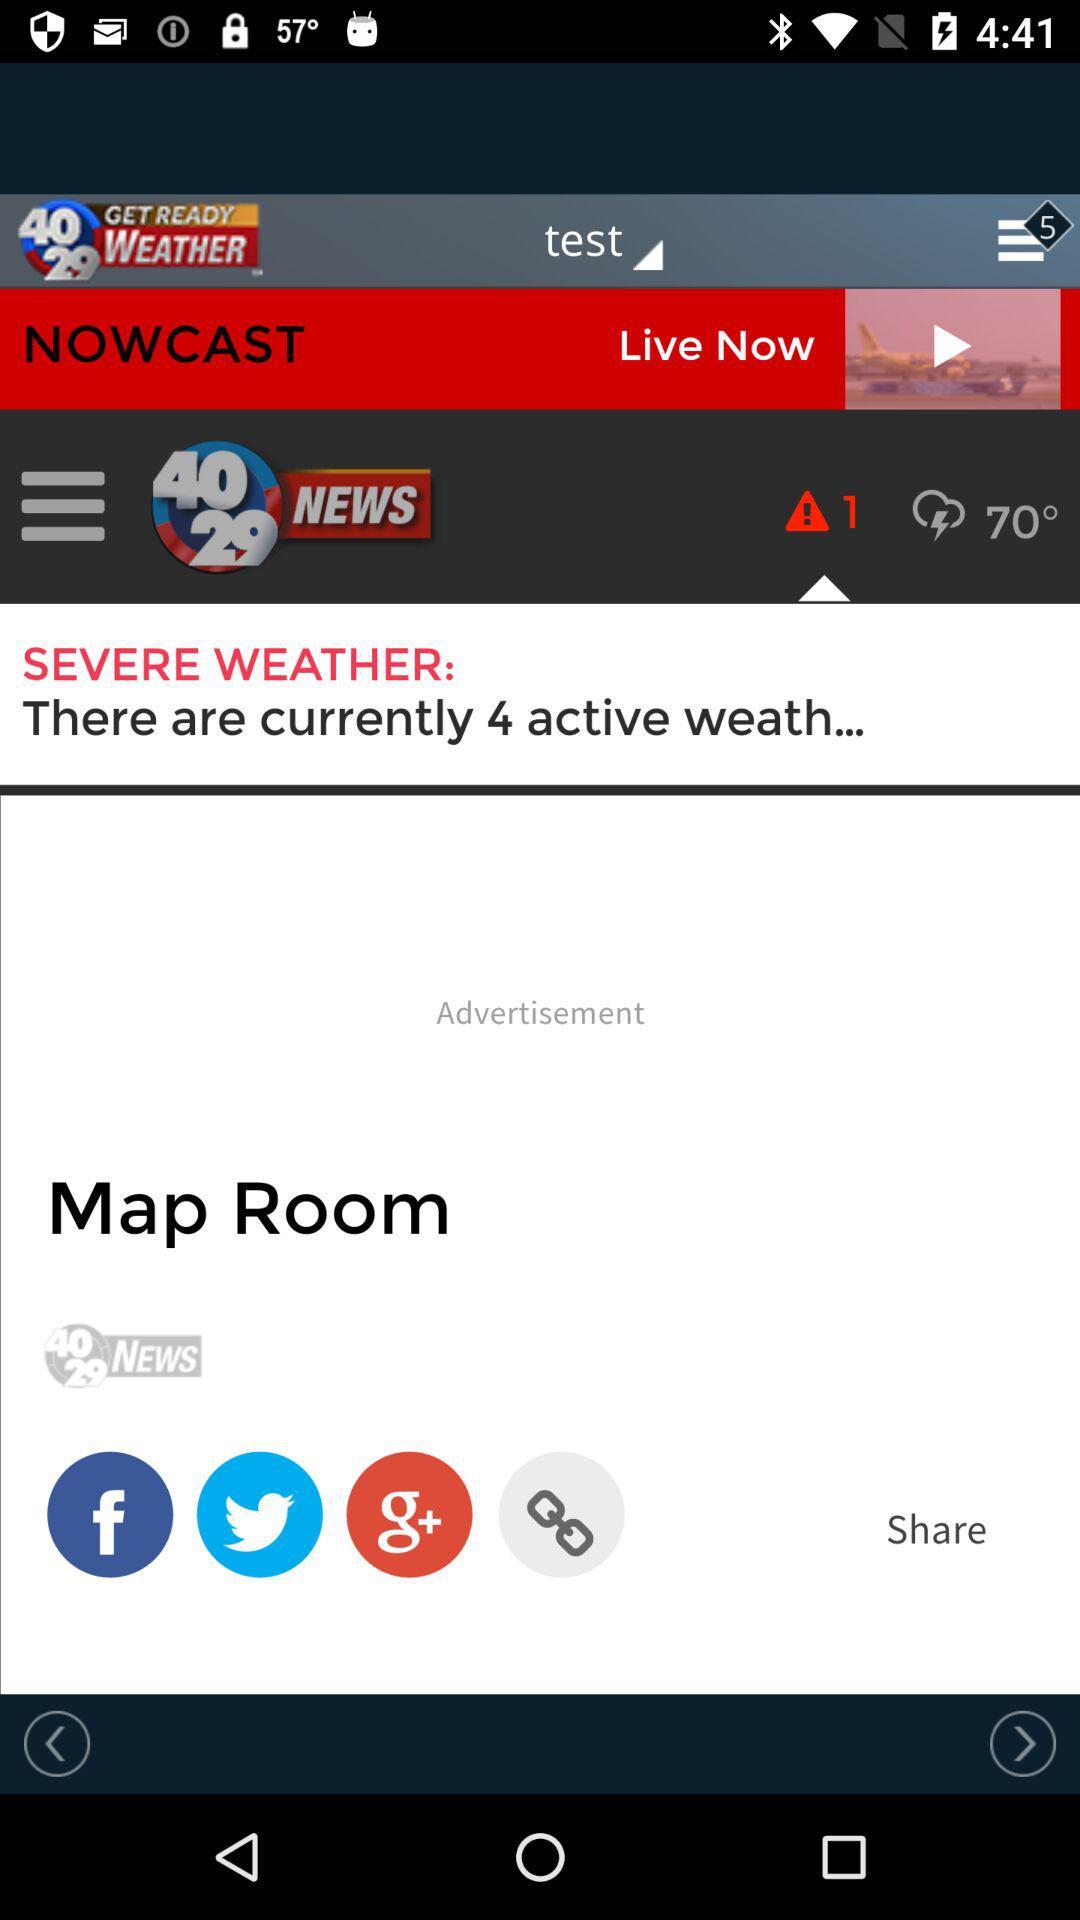 This screenshot has height=1920, width=1080. What do you see at coordinates (1022, 1742) in the screenshot?
I see `next button` at bounding box center [1022, 1742].